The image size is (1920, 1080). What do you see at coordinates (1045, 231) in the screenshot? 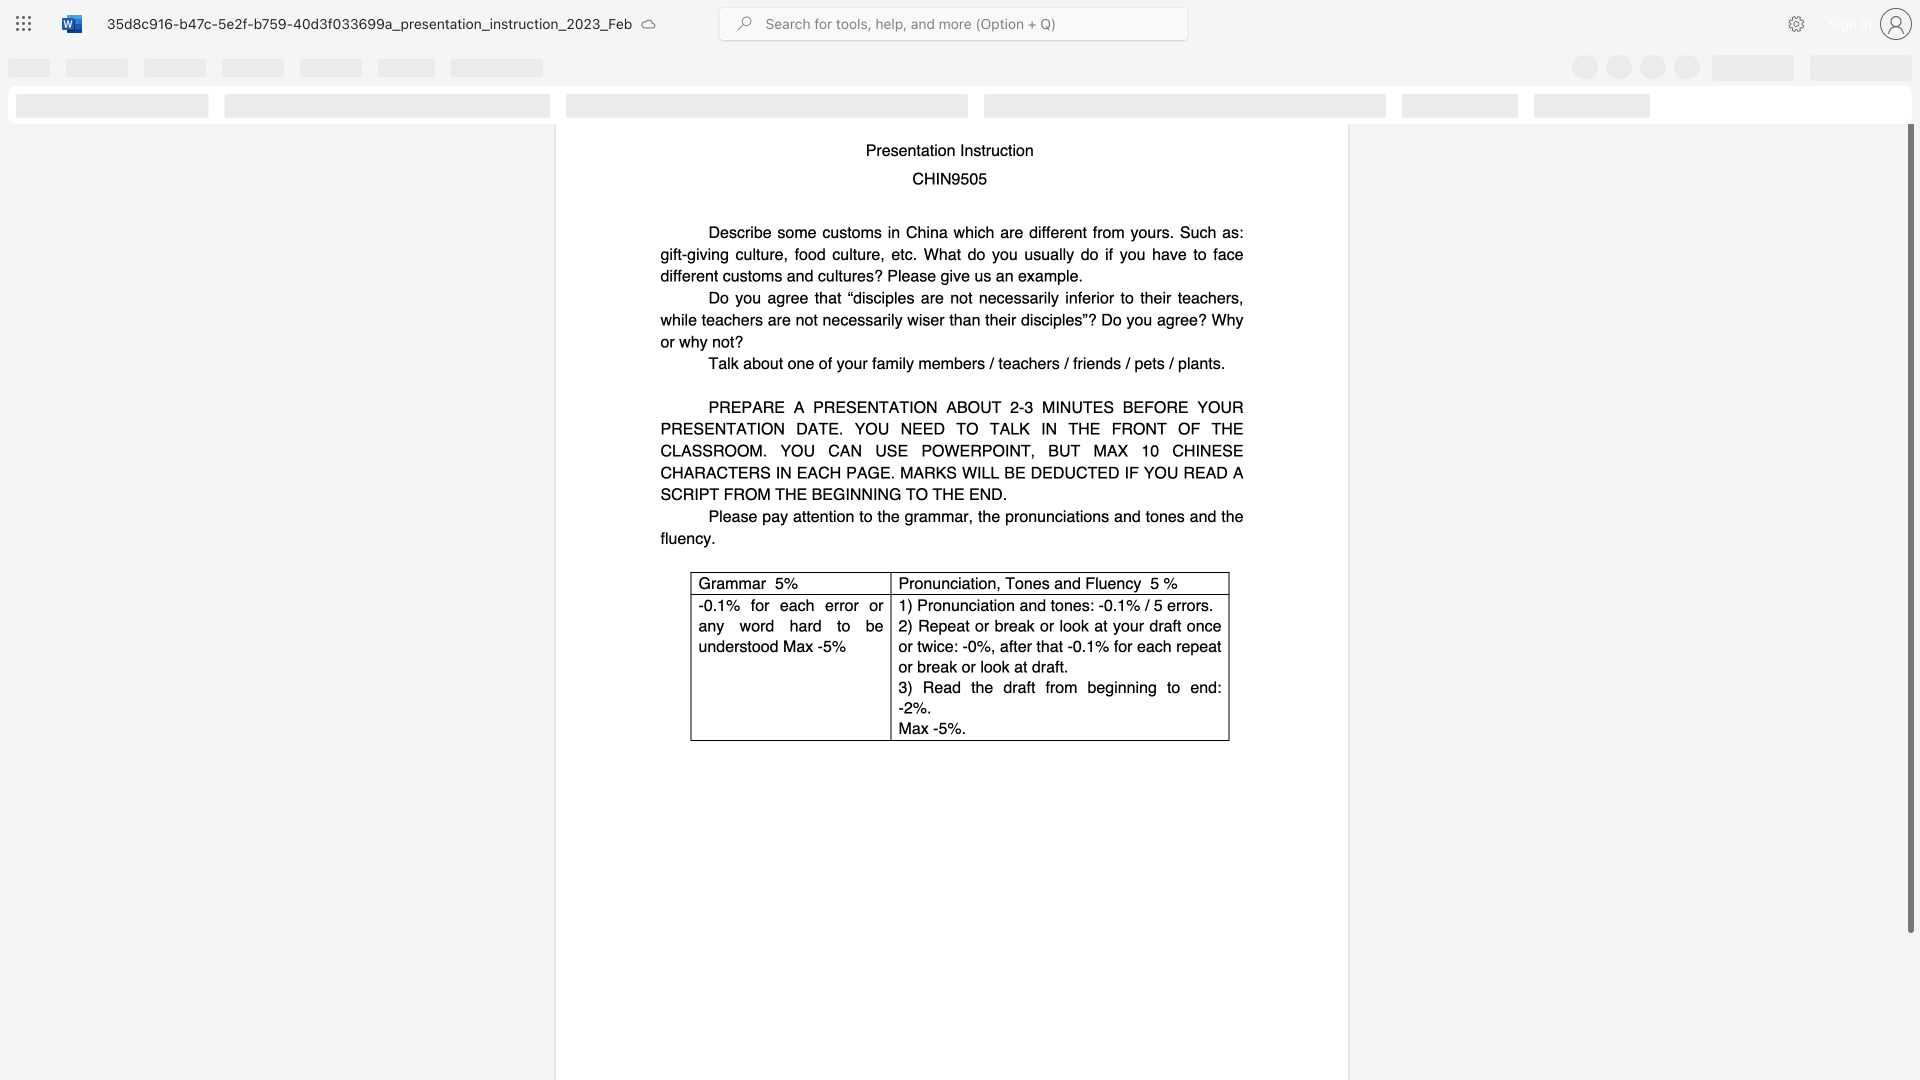
I see `the subset text "ferent from y" within the text "Describe some customs in China which are different from yours. Such as: gift-giving culture, food culture, etc. What do you usually do if you have to face different customs and"` at bounding box center [1045, 231].